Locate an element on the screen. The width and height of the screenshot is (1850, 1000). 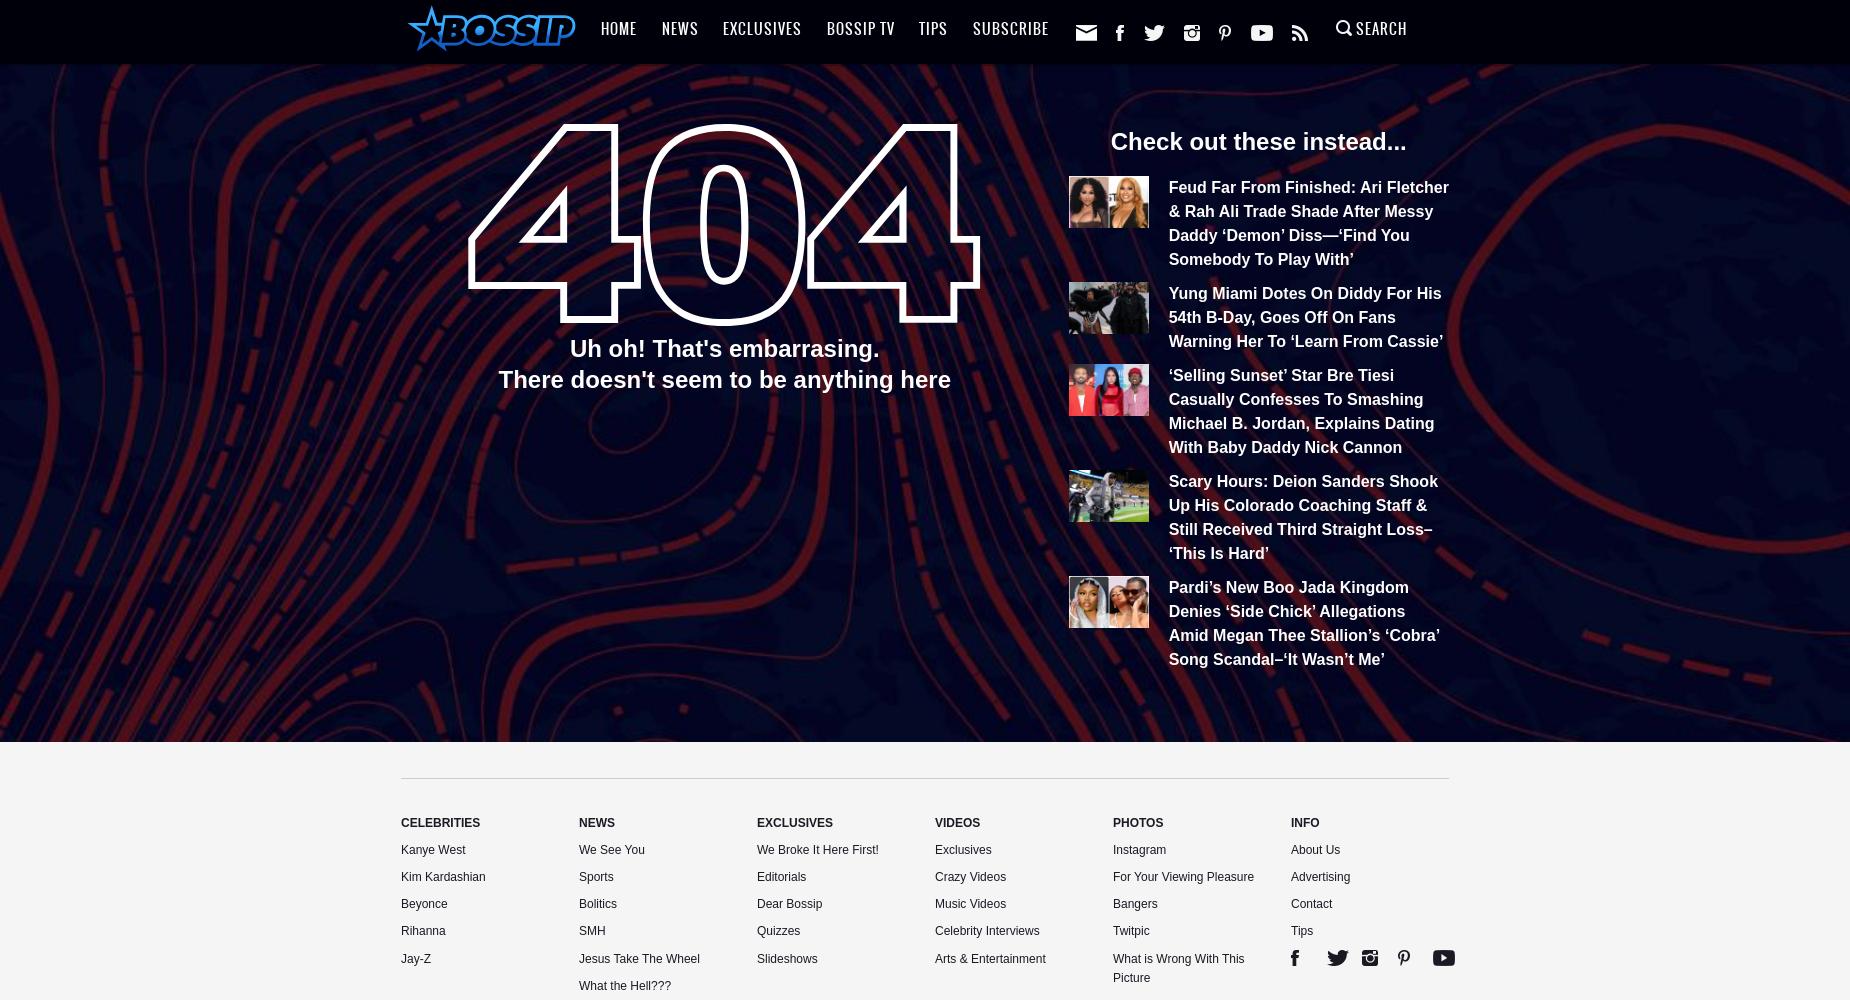
'Editorials' is located at coordinates (781, 876).